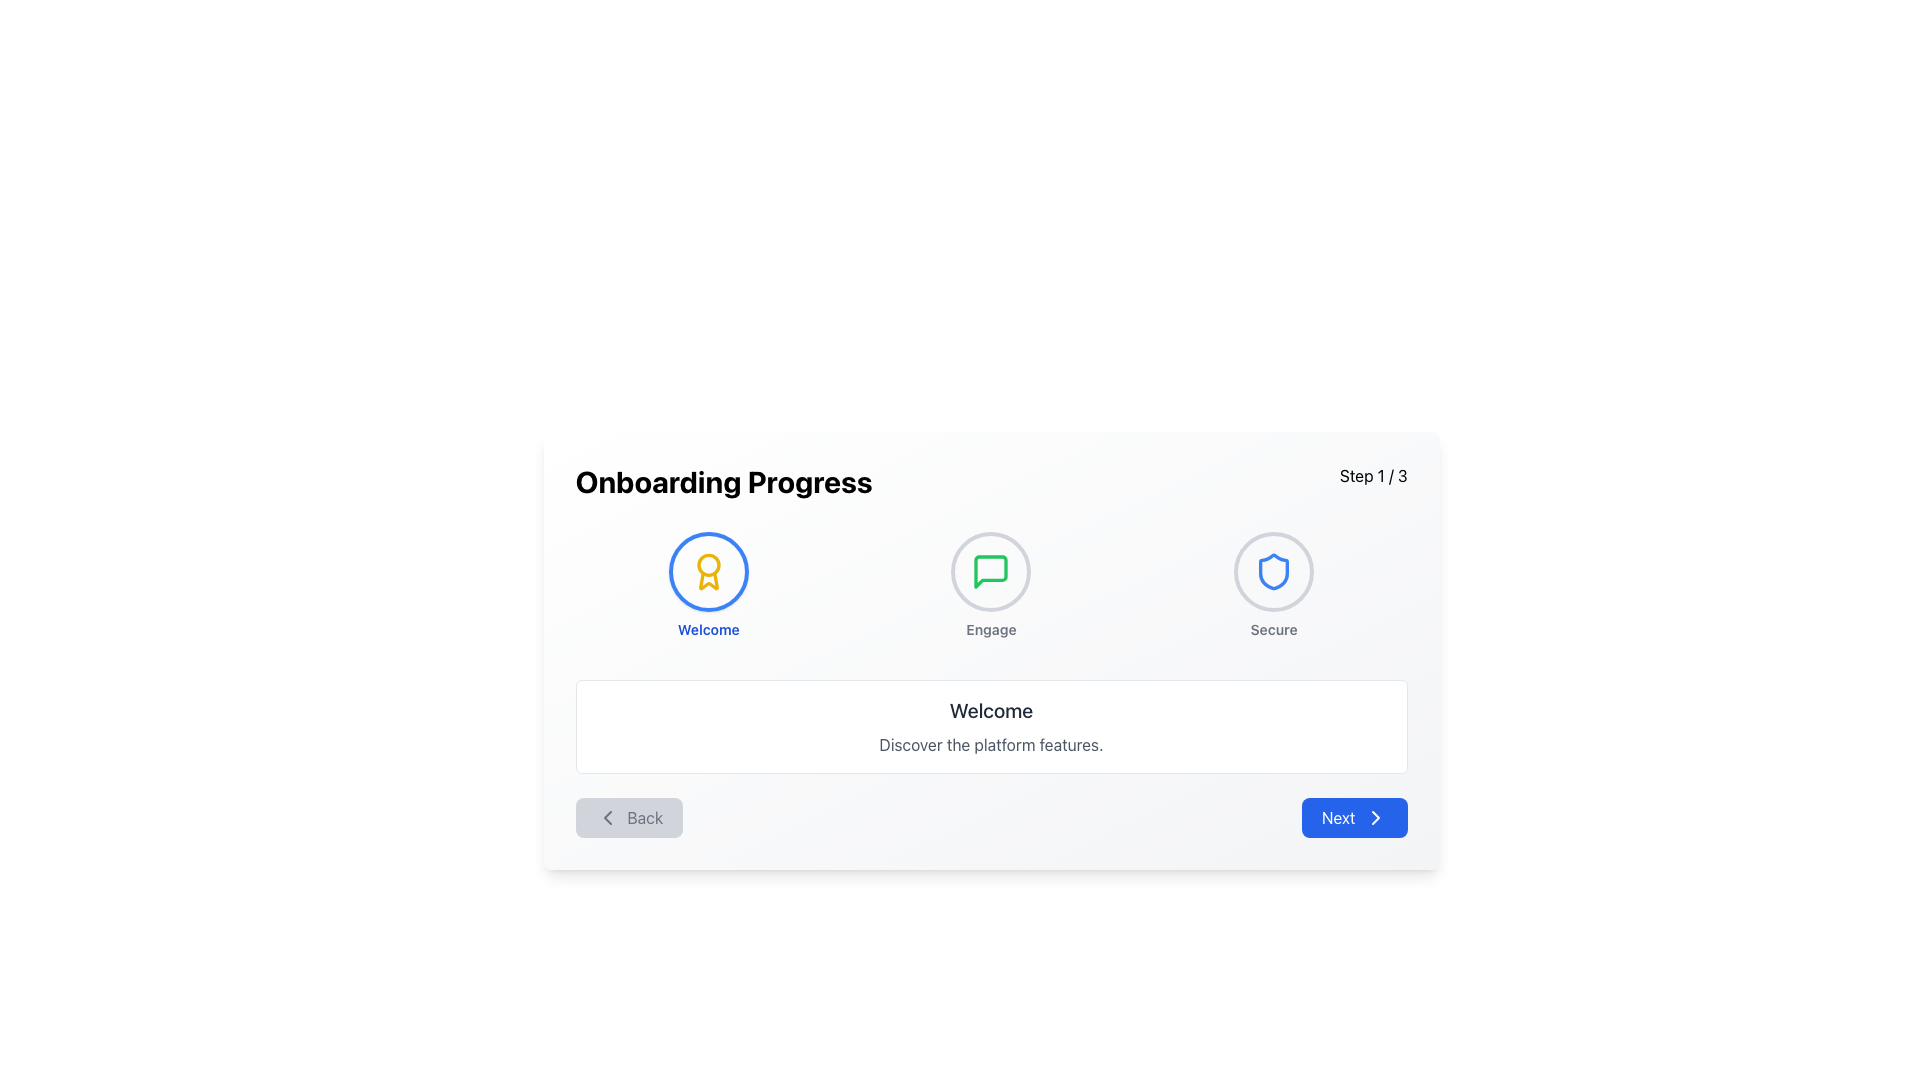  Describe the element at coordinates (708, 565) in the screenshot. I see `the decorative circle within the SVG graphic, which is a yellow and white circular shape symbolizing achievement, located at the center of the first icon in a sequence of three` at that location.